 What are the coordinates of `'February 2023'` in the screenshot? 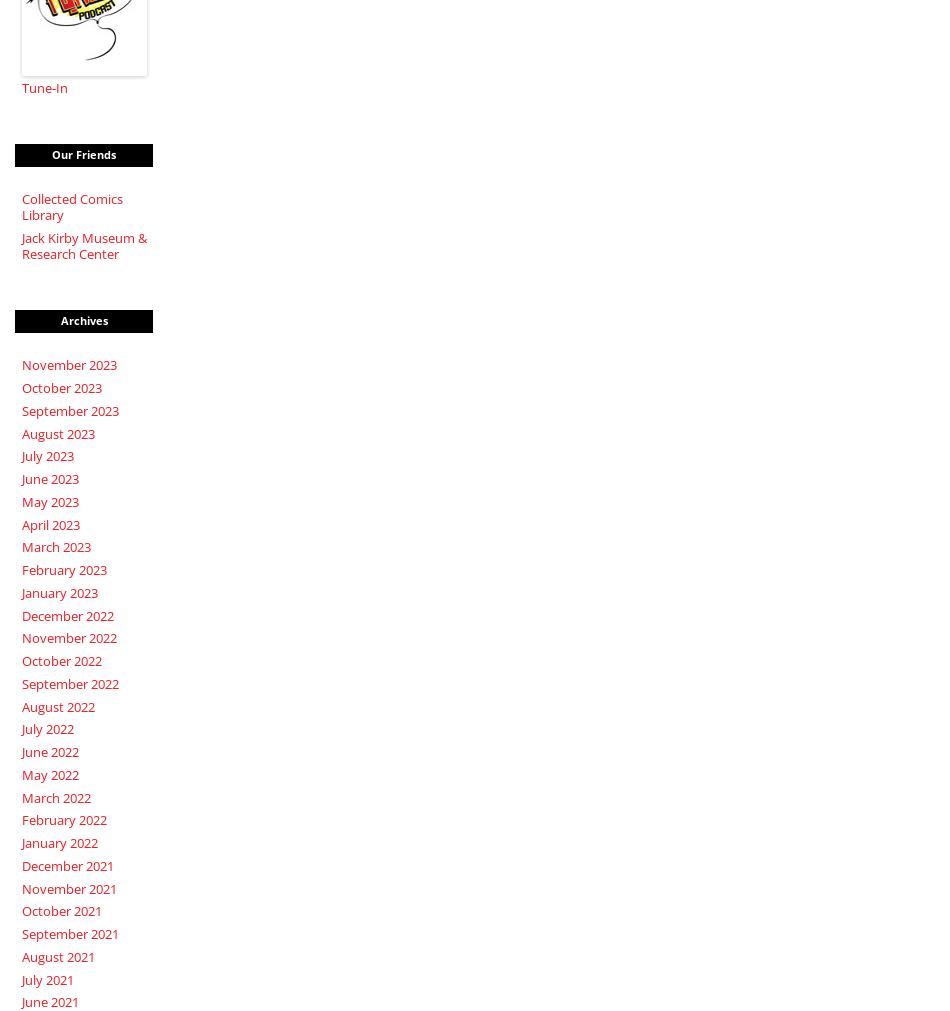 It's located at (20, 570).